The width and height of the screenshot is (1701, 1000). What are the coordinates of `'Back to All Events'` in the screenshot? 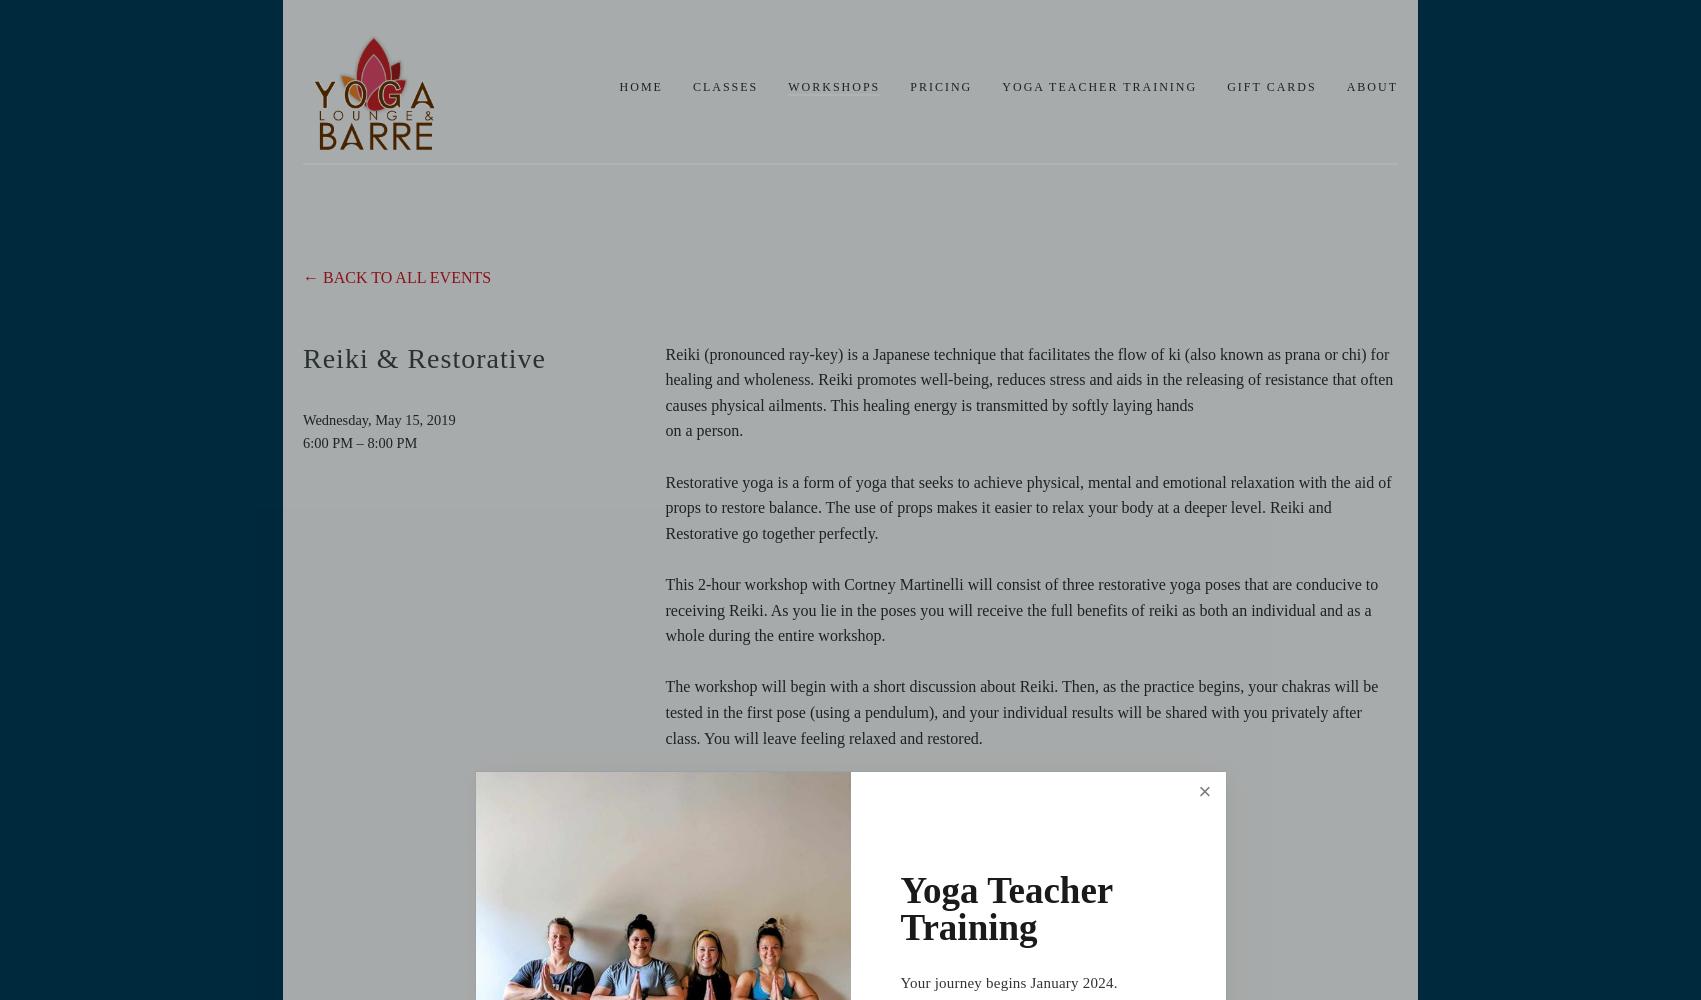 It's located at (406, 277).